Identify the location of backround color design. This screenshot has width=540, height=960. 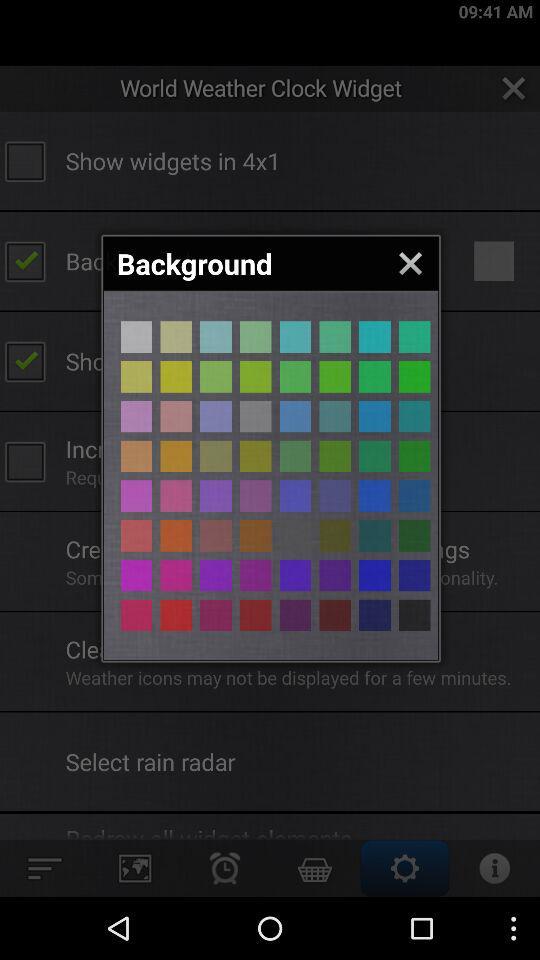
(374, 375).